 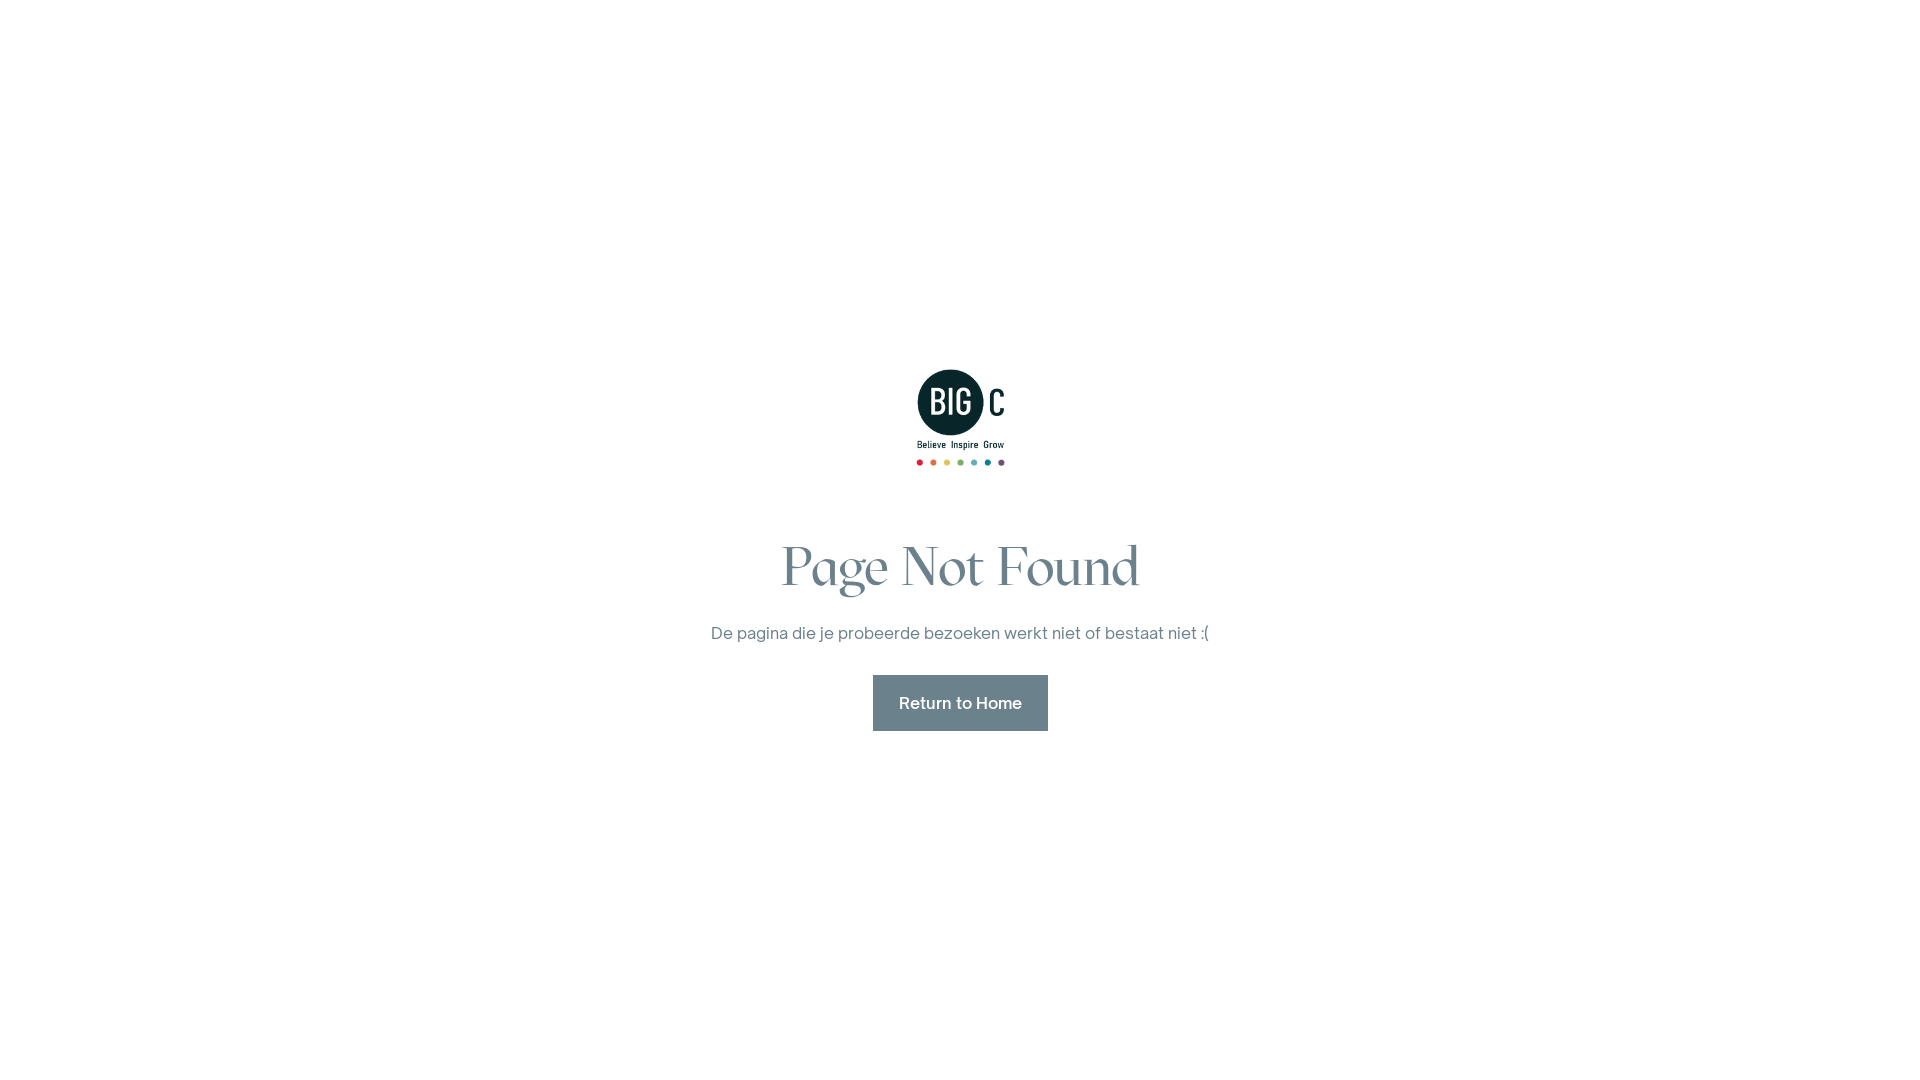 What do you see at coordinates (958, 701) in the screenshot?
I see `'Return to Home'` at bounding box center [958, 701].